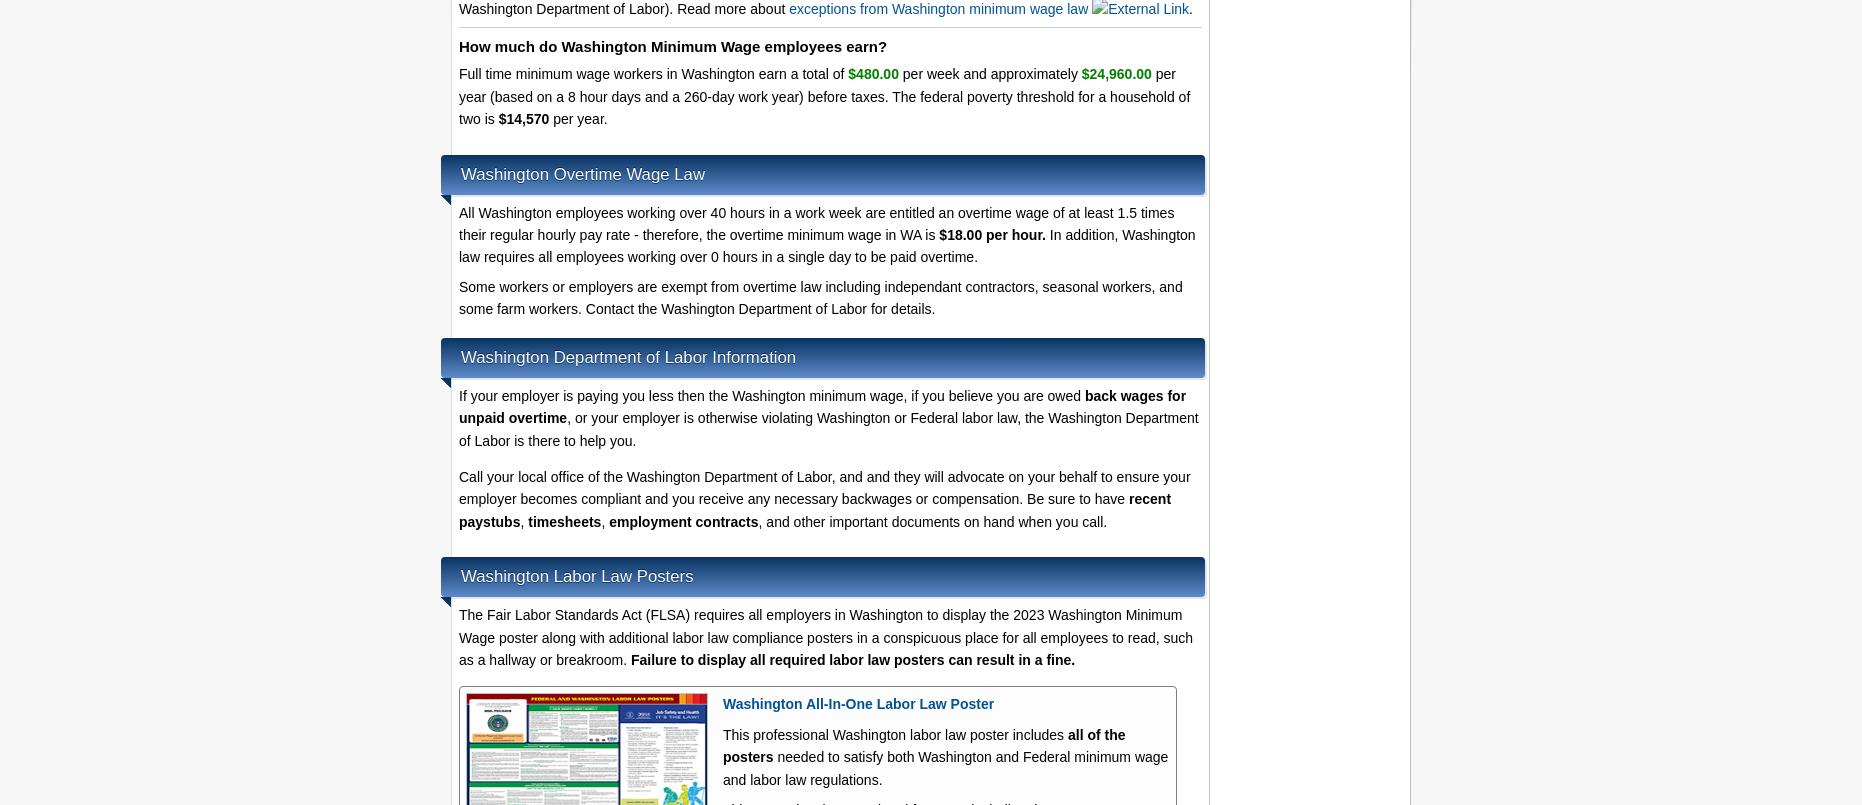 Image resolution: width=1862 pixels, height=805 pixels. I want to click on 'If your employer is paying you less then the Washington minimum wage, if you believe you are owed', so click(771, 395).